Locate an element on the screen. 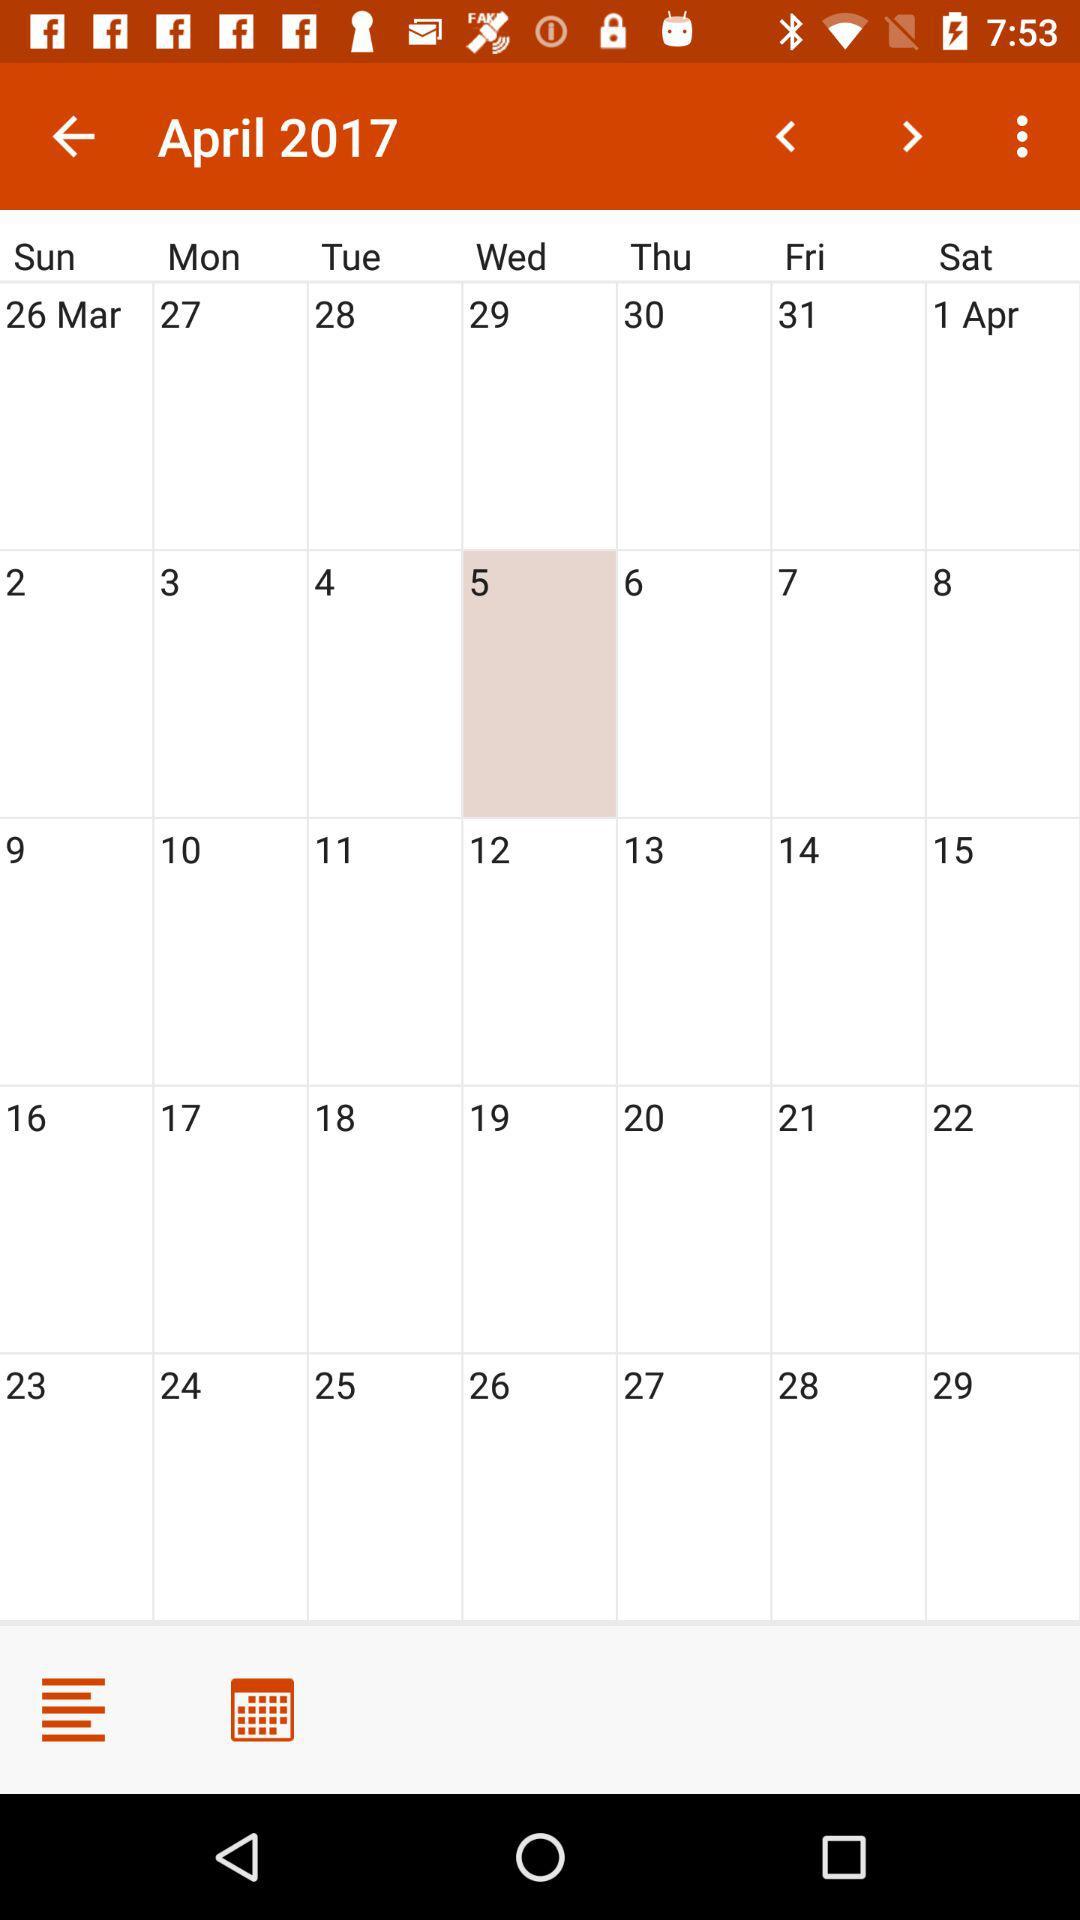  previous month is located at coordinates (785, 135).